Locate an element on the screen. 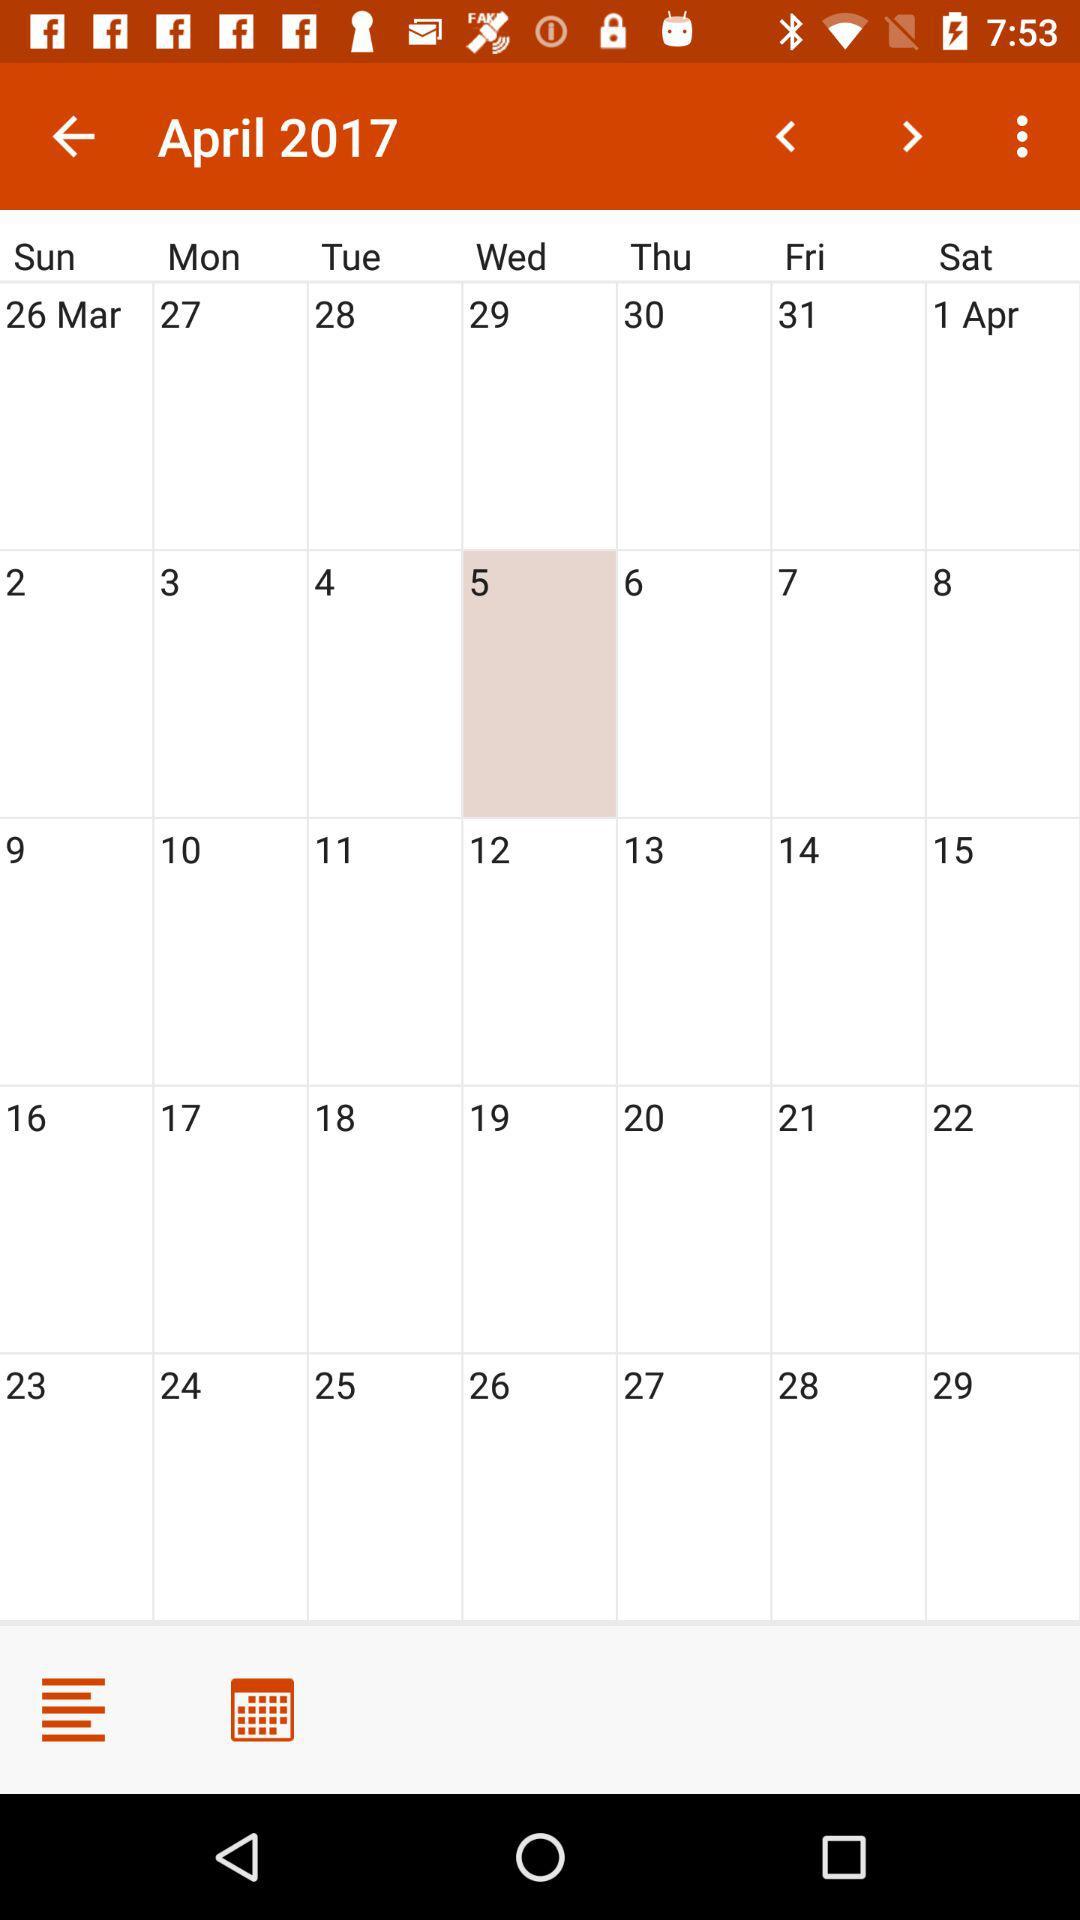  previous month is located at coordinates (785, 135).